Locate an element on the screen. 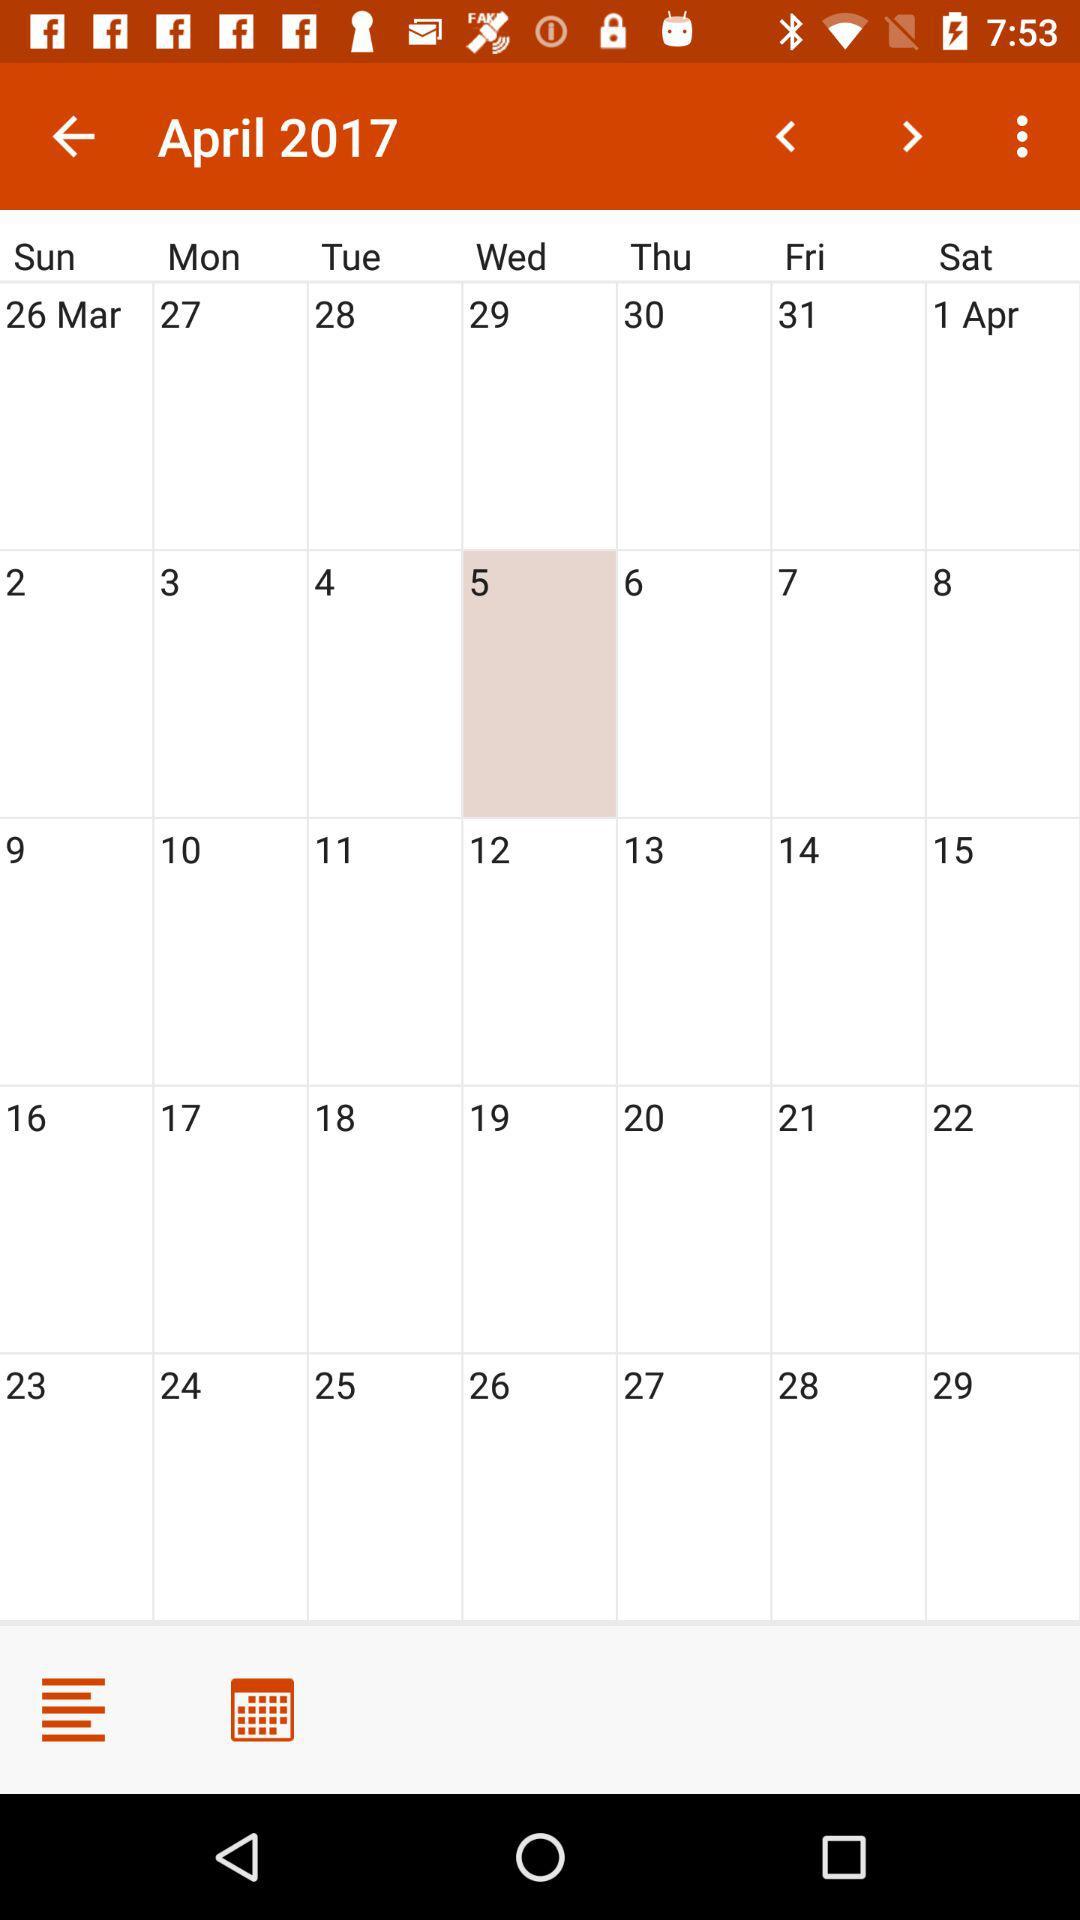  previous month is located at coordinates (785, 135).